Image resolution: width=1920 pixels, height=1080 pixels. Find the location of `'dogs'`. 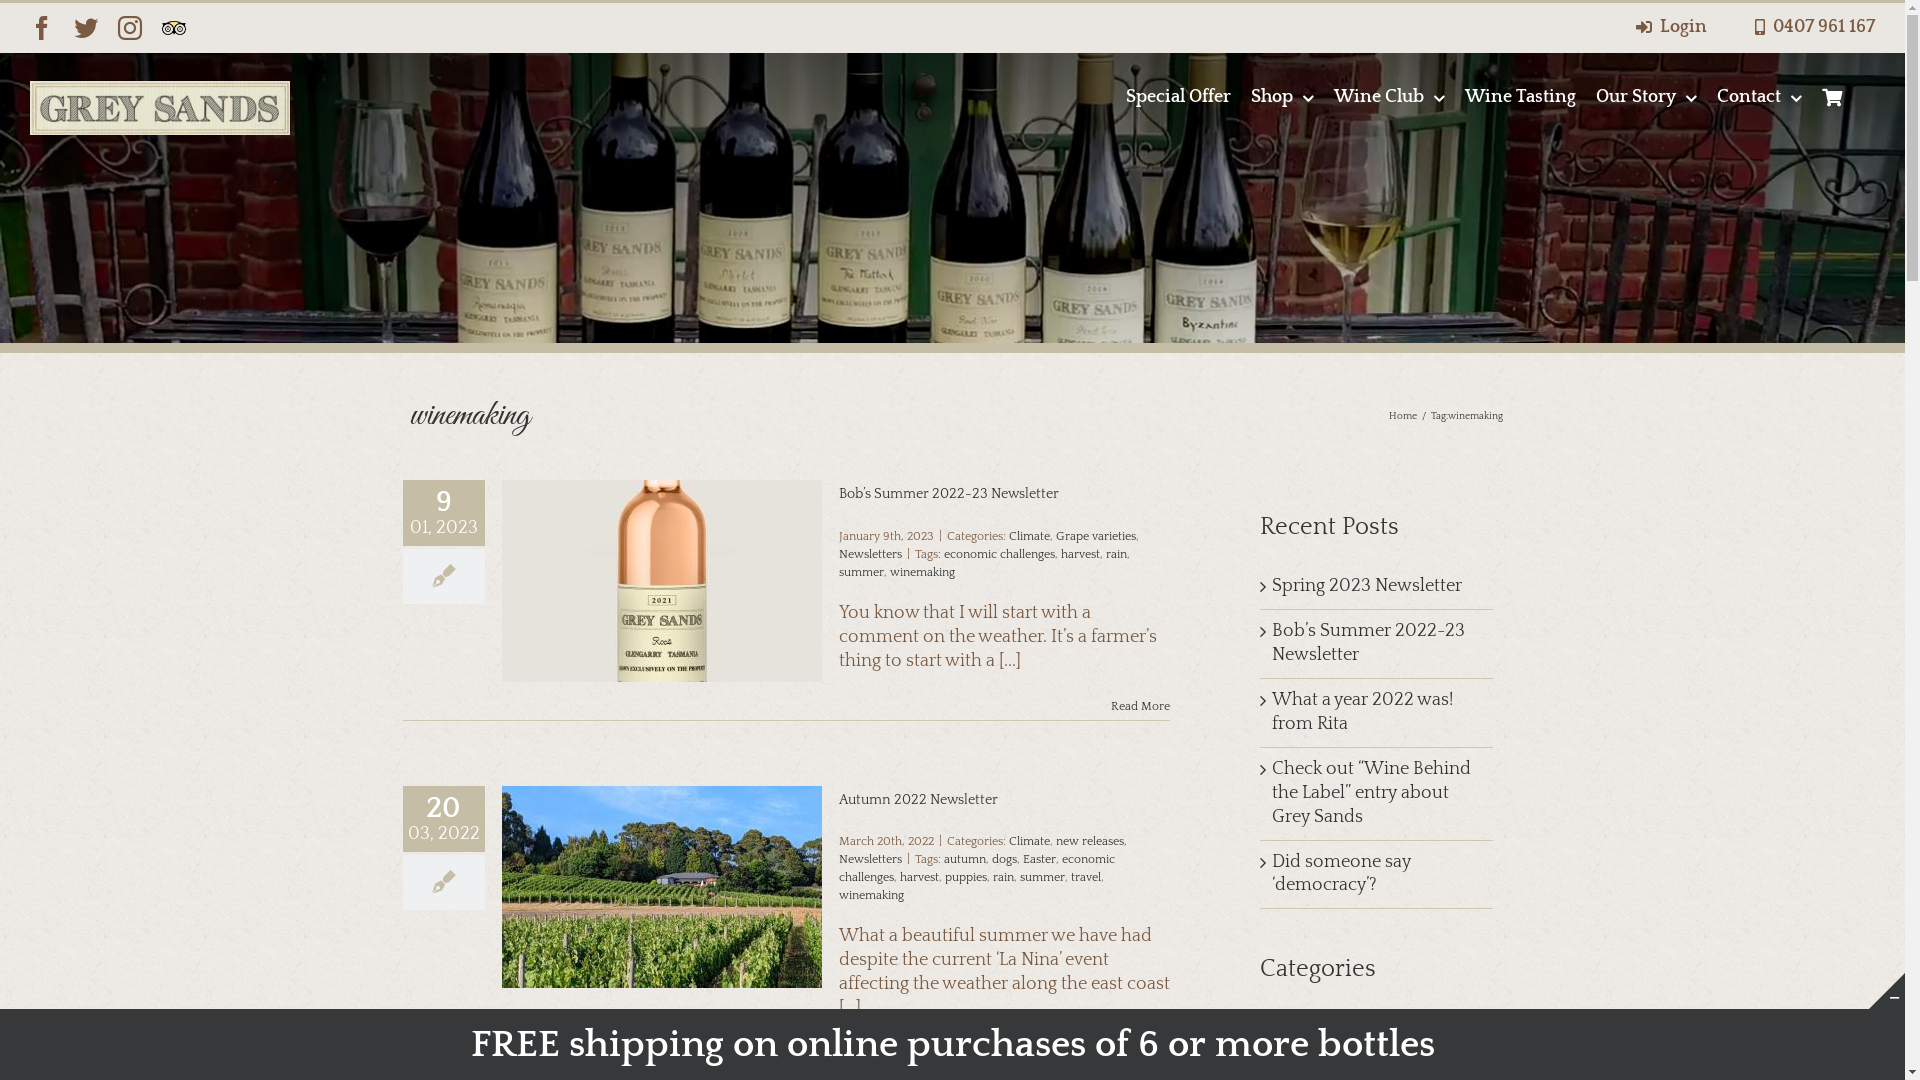

'dogs' is located at coordinates (1004, 858).